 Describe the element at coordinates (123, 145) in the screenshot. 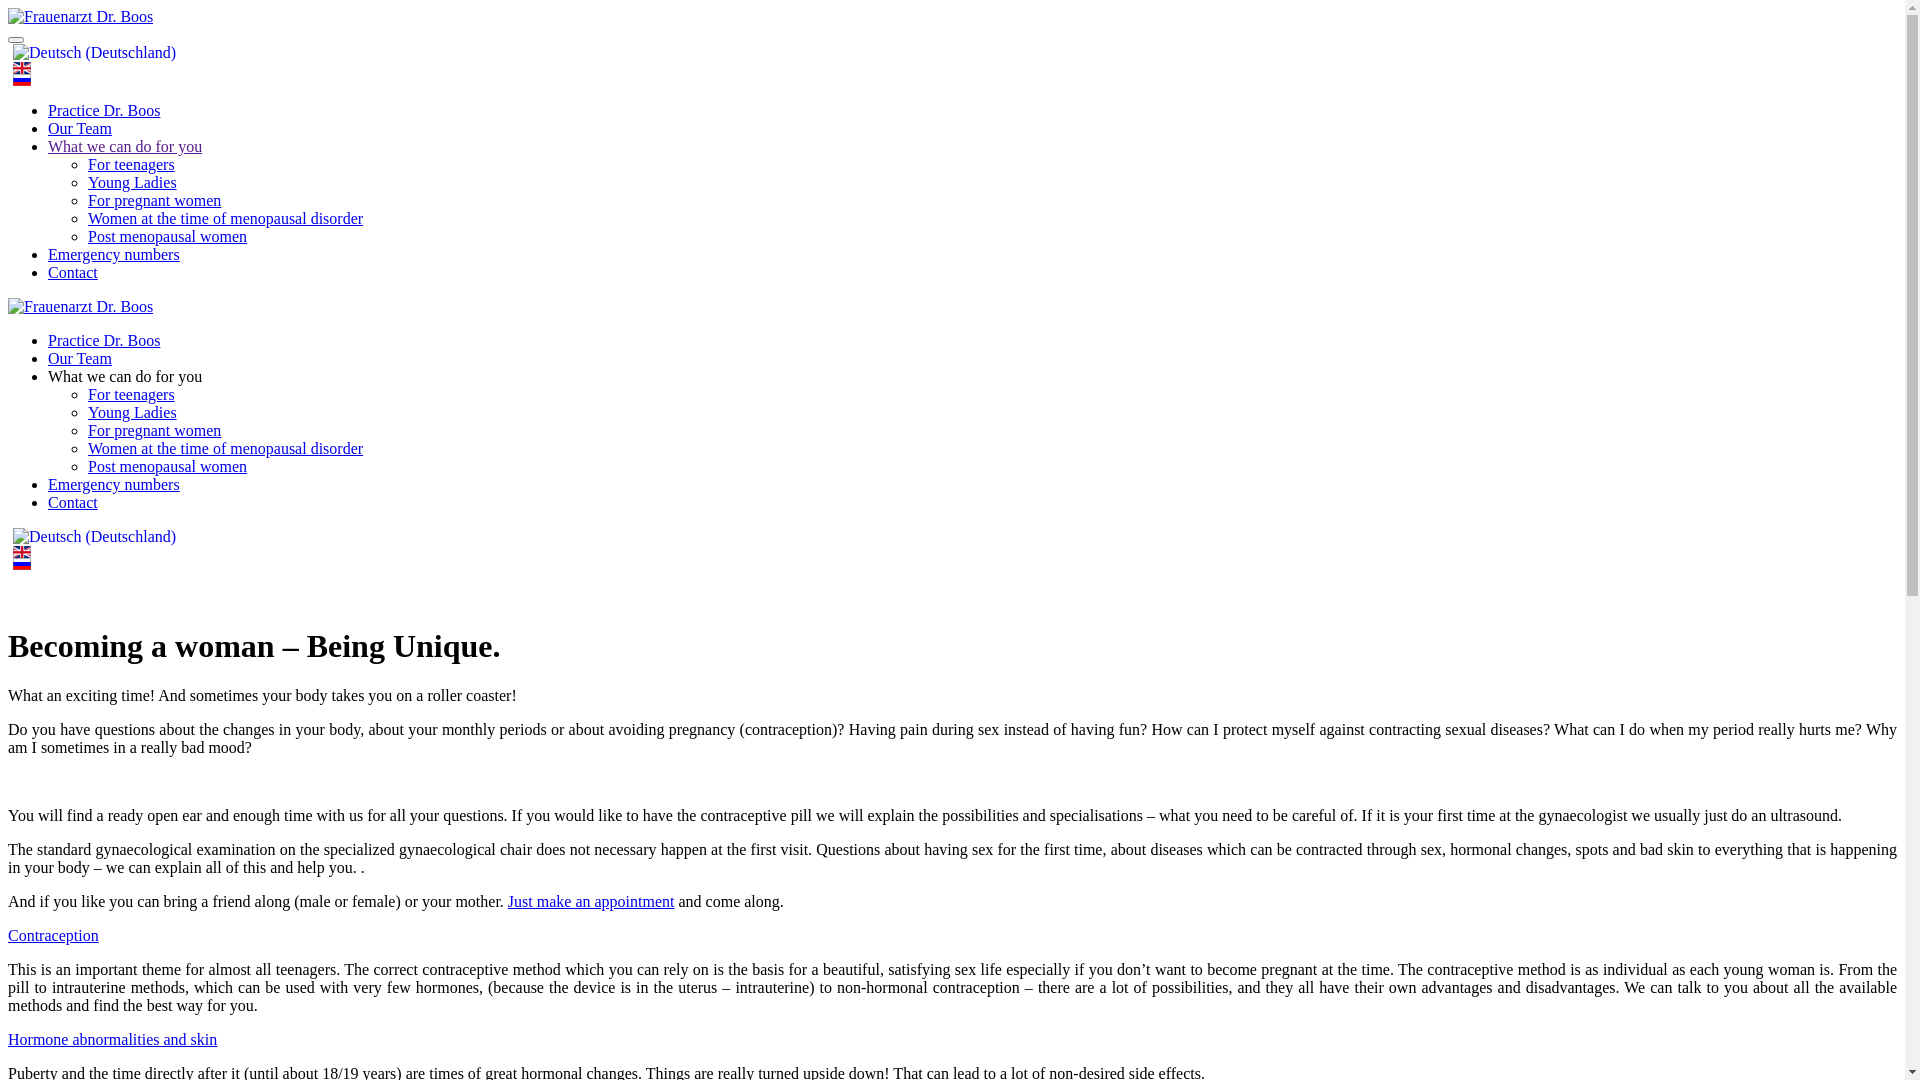

I see `'What we can do for you'` at that location.